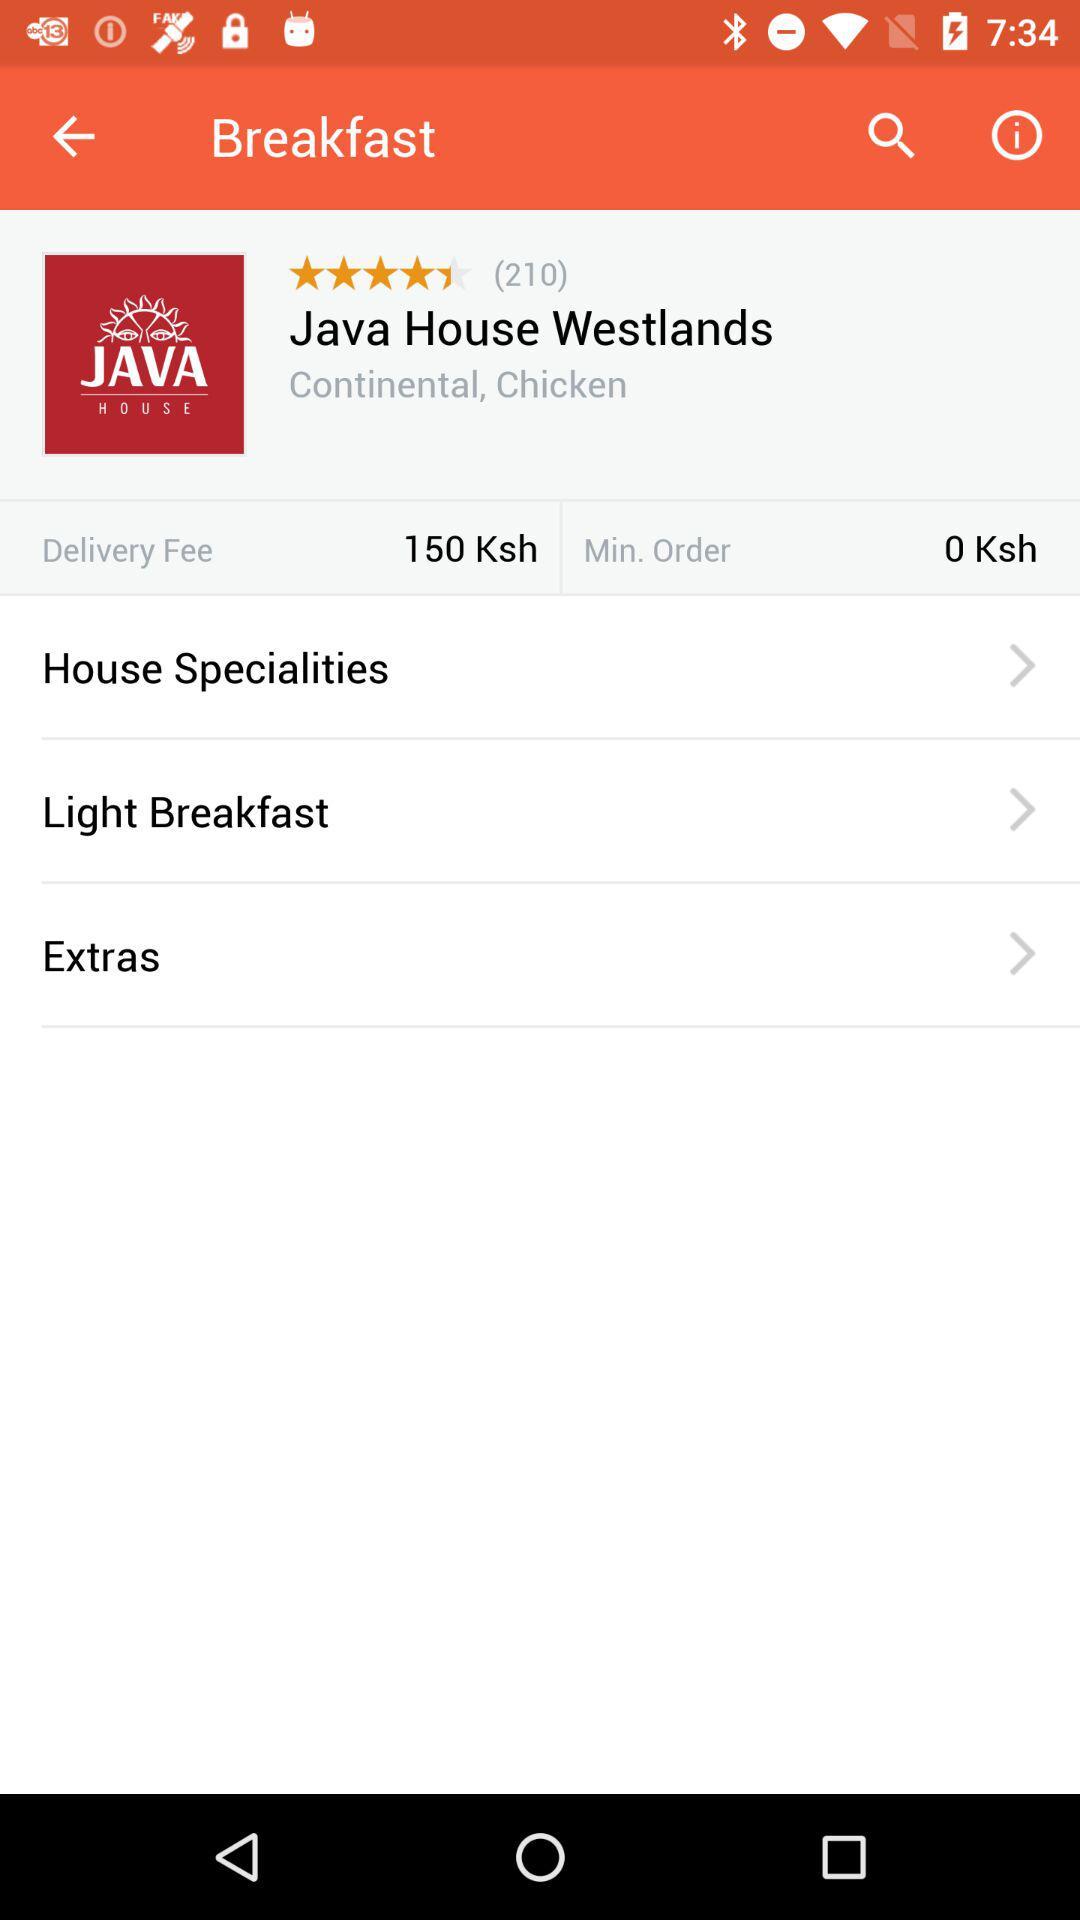  I want to click on the house specialities, so click(482, 666).